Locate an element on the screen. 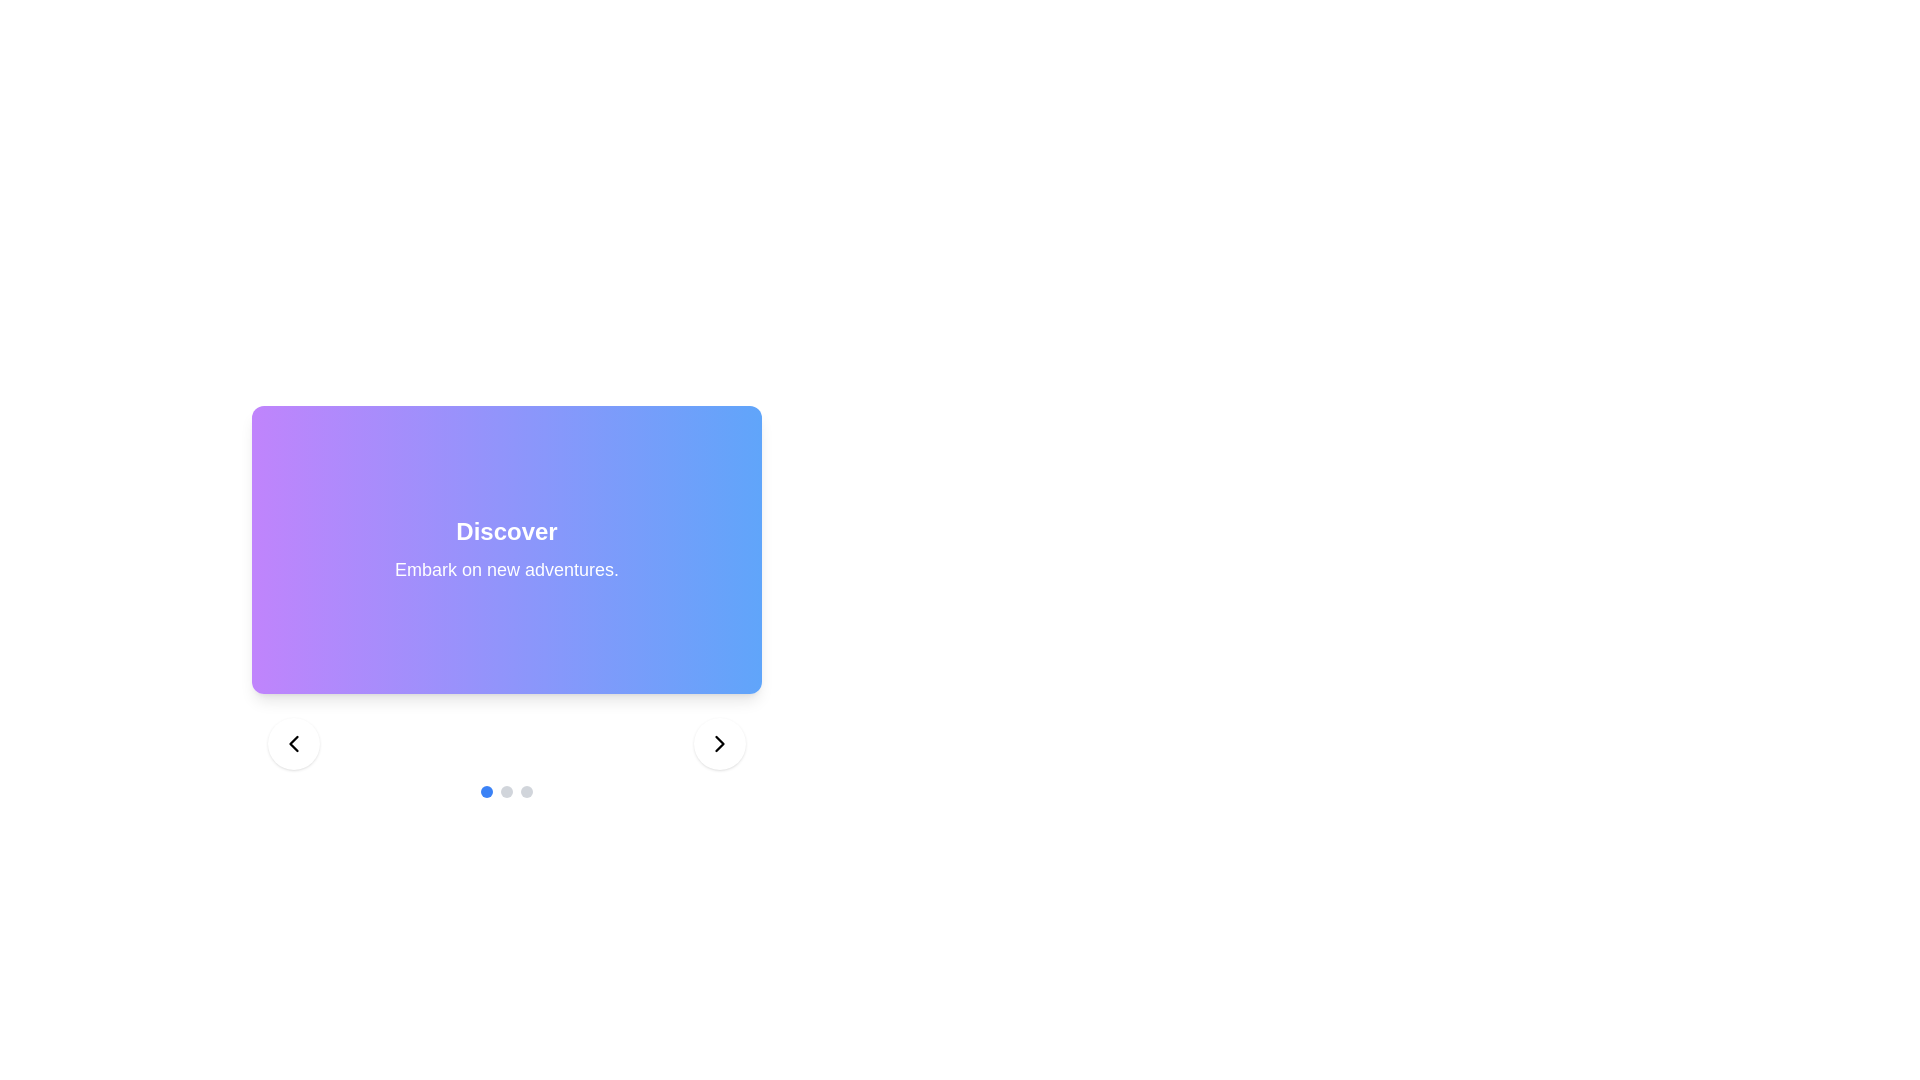 The image size is (1920, 1080). the right-pointing chevron icon located at the bottom-right side of the 'Discover' UI card to trigger the hover effect is located at coordinates (720, 744).